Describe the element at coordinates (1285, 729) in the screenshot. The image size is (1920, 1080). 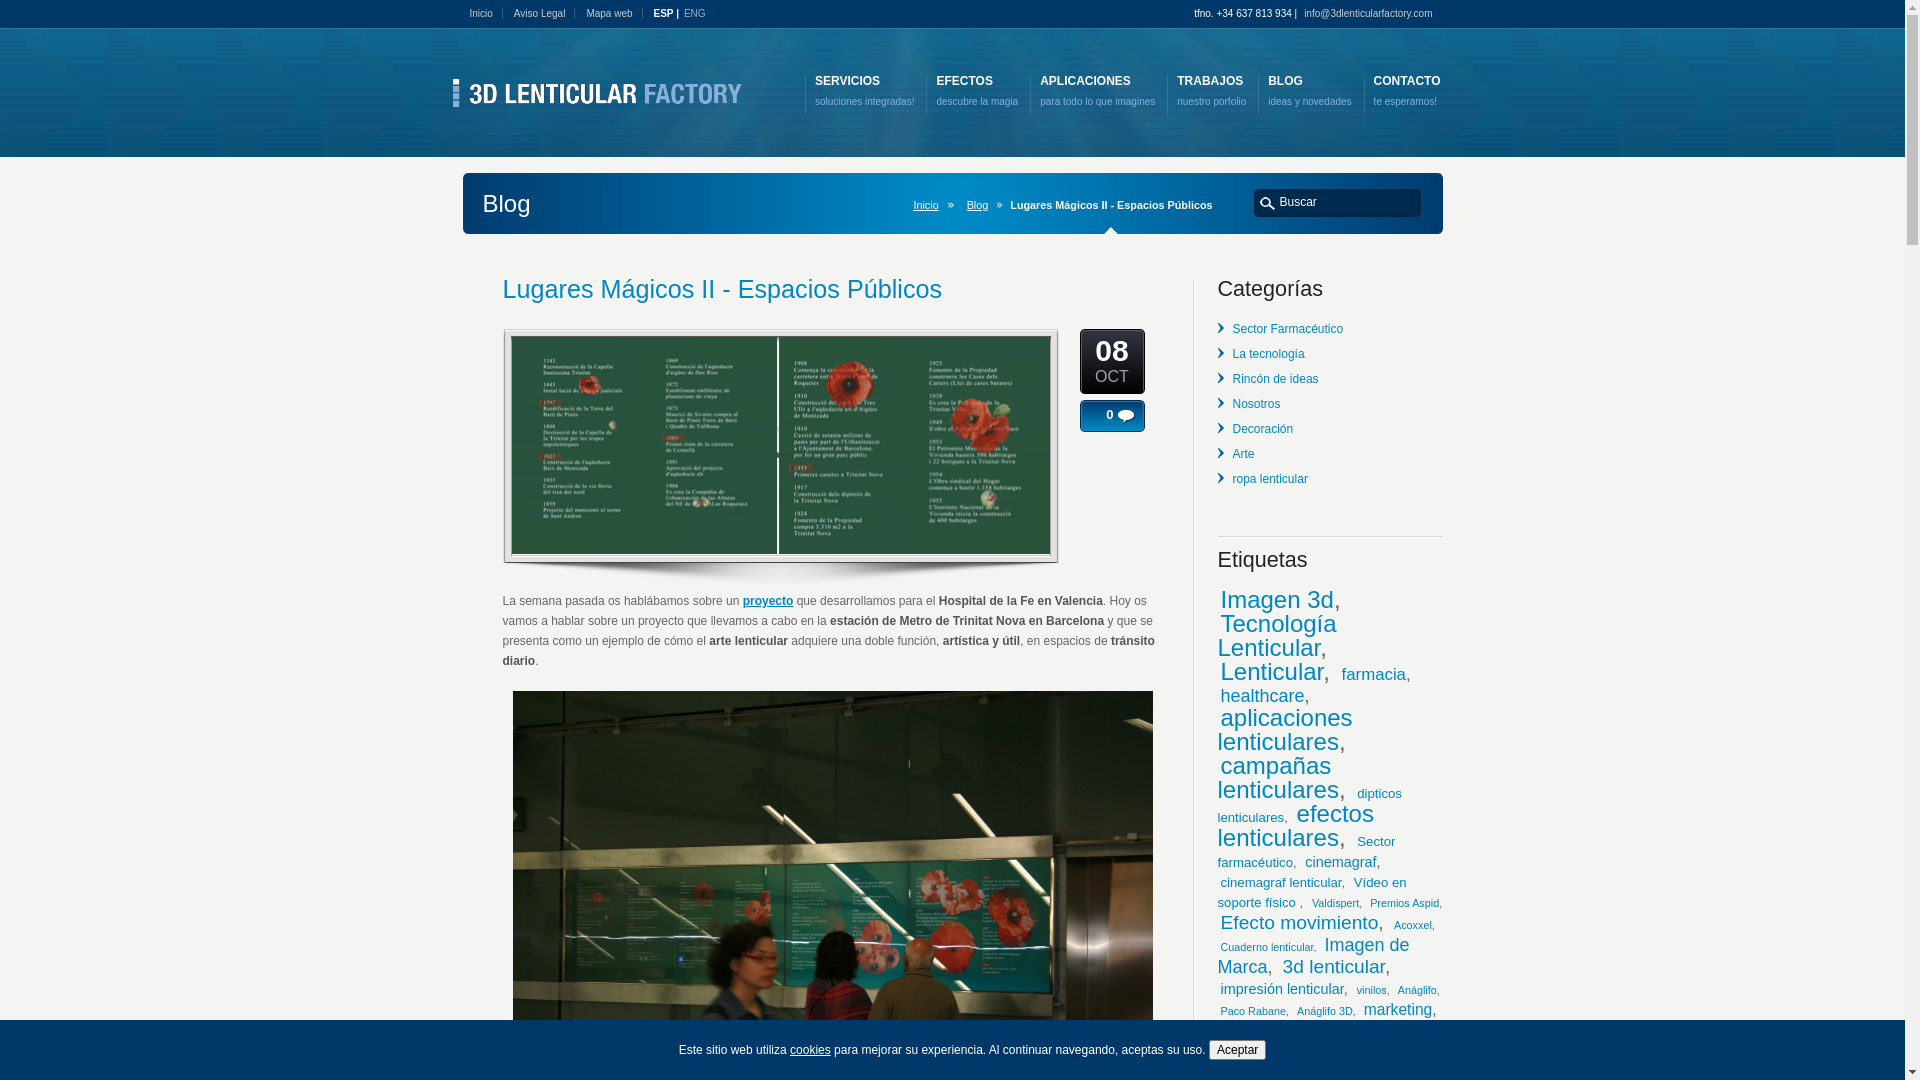
I see `'aplicaciones lenticulares'` at that location.